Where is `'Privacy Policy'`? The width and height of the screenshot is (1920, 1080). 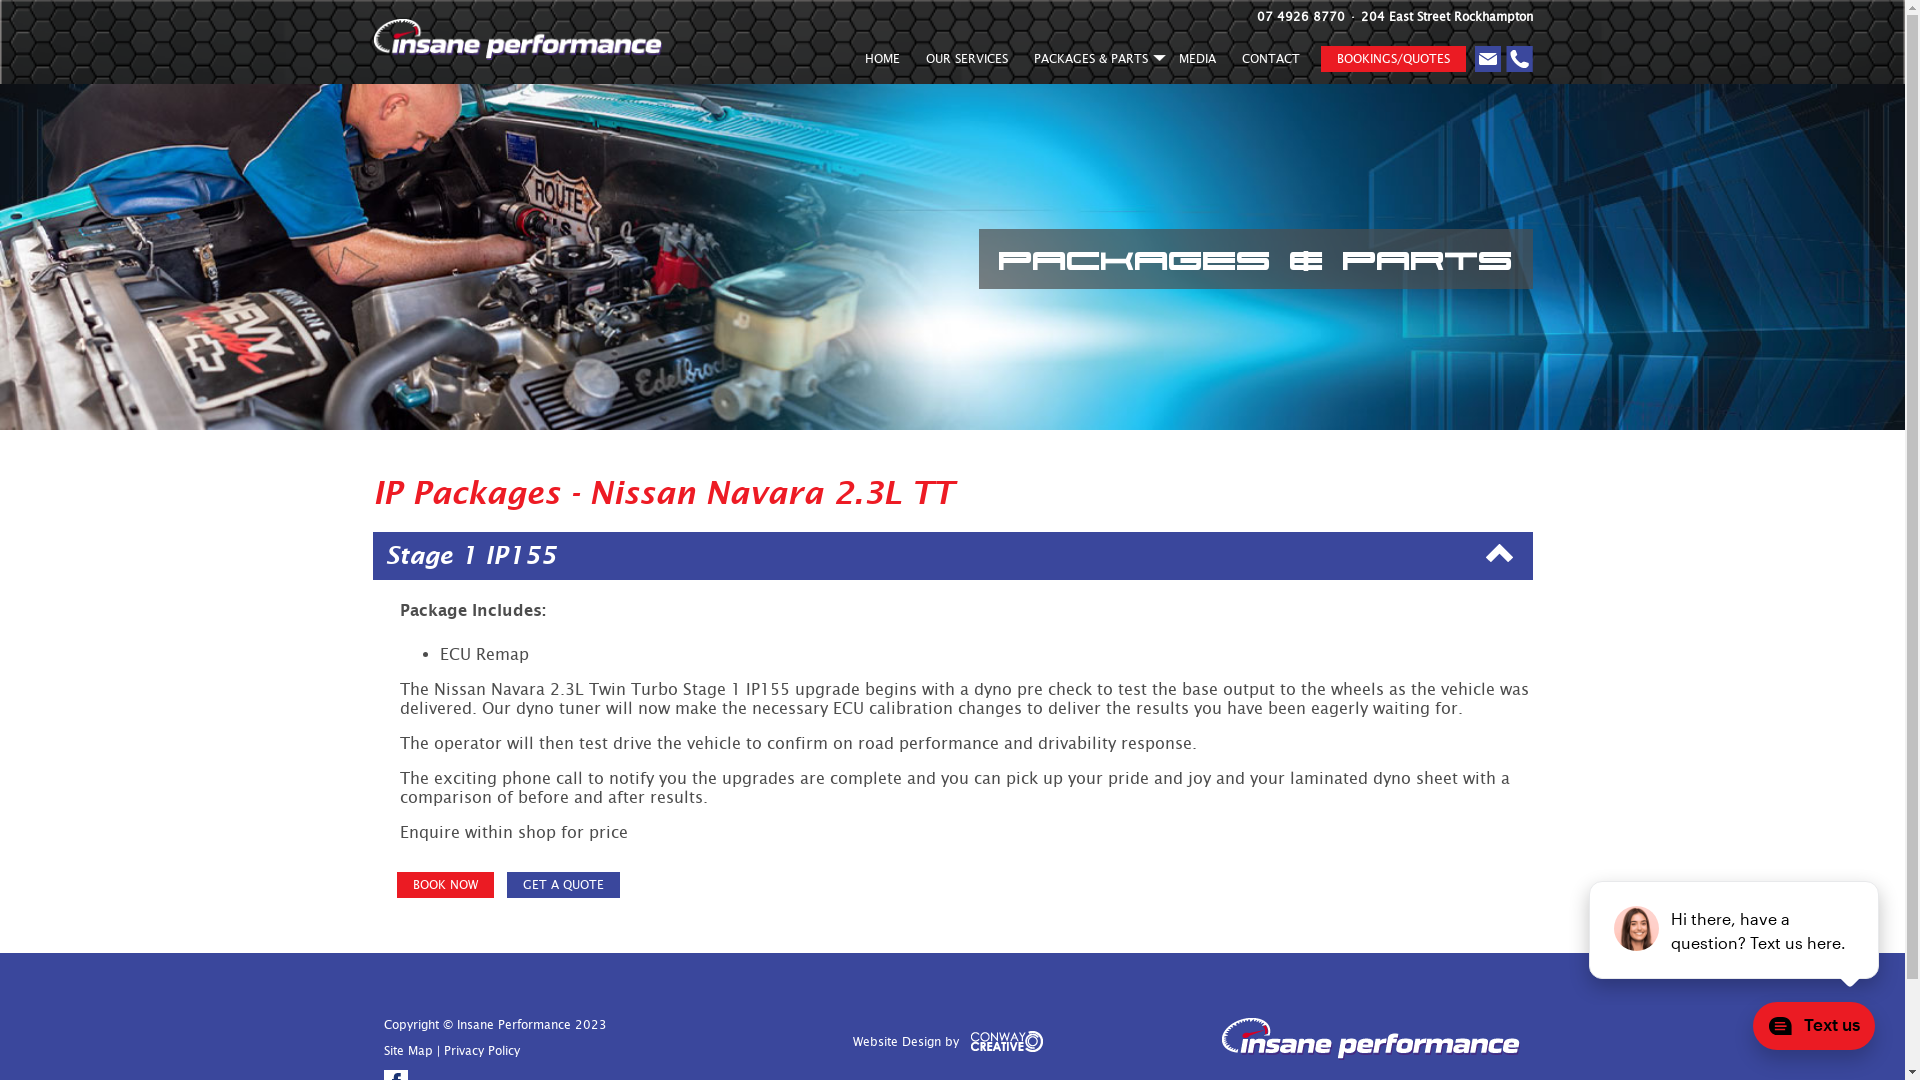 'Privacy Policy' is located at coordinates (481, 1049).